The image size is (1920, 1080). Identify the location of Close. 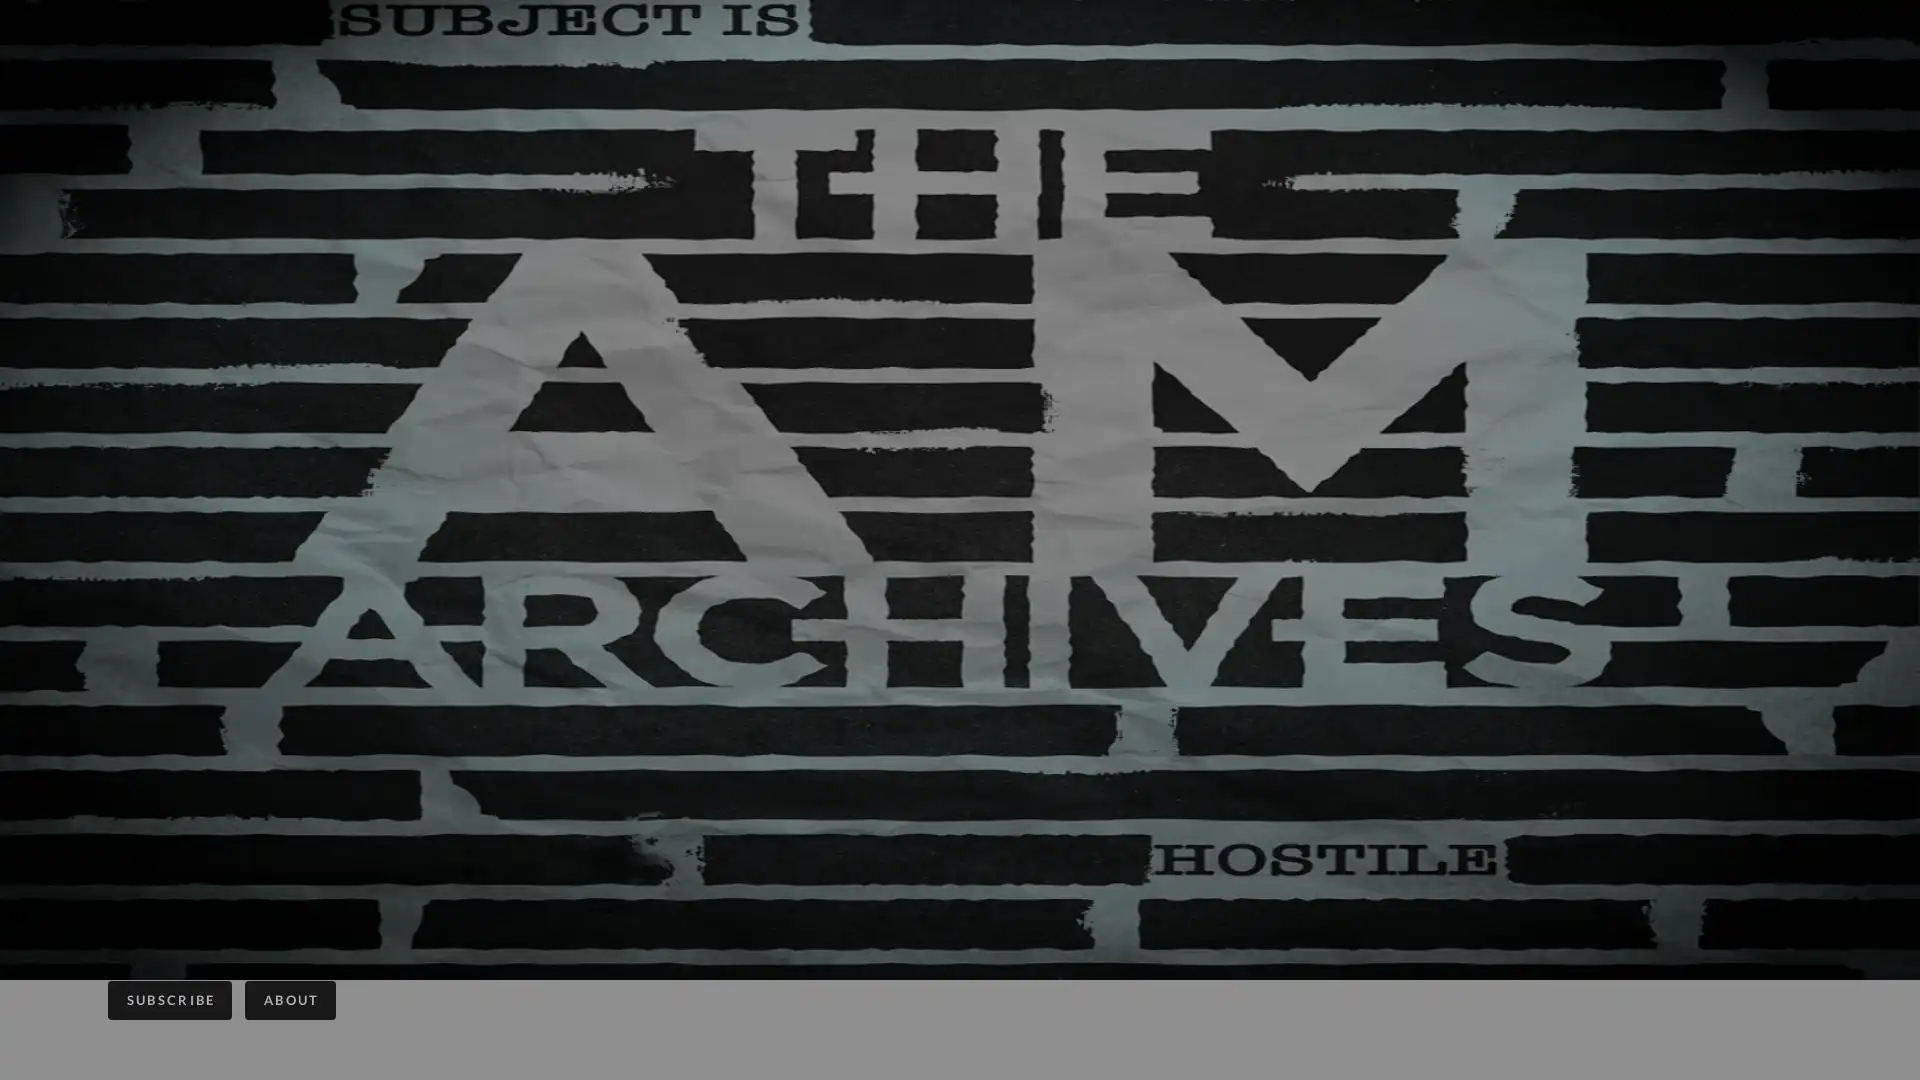
(1192, 288).